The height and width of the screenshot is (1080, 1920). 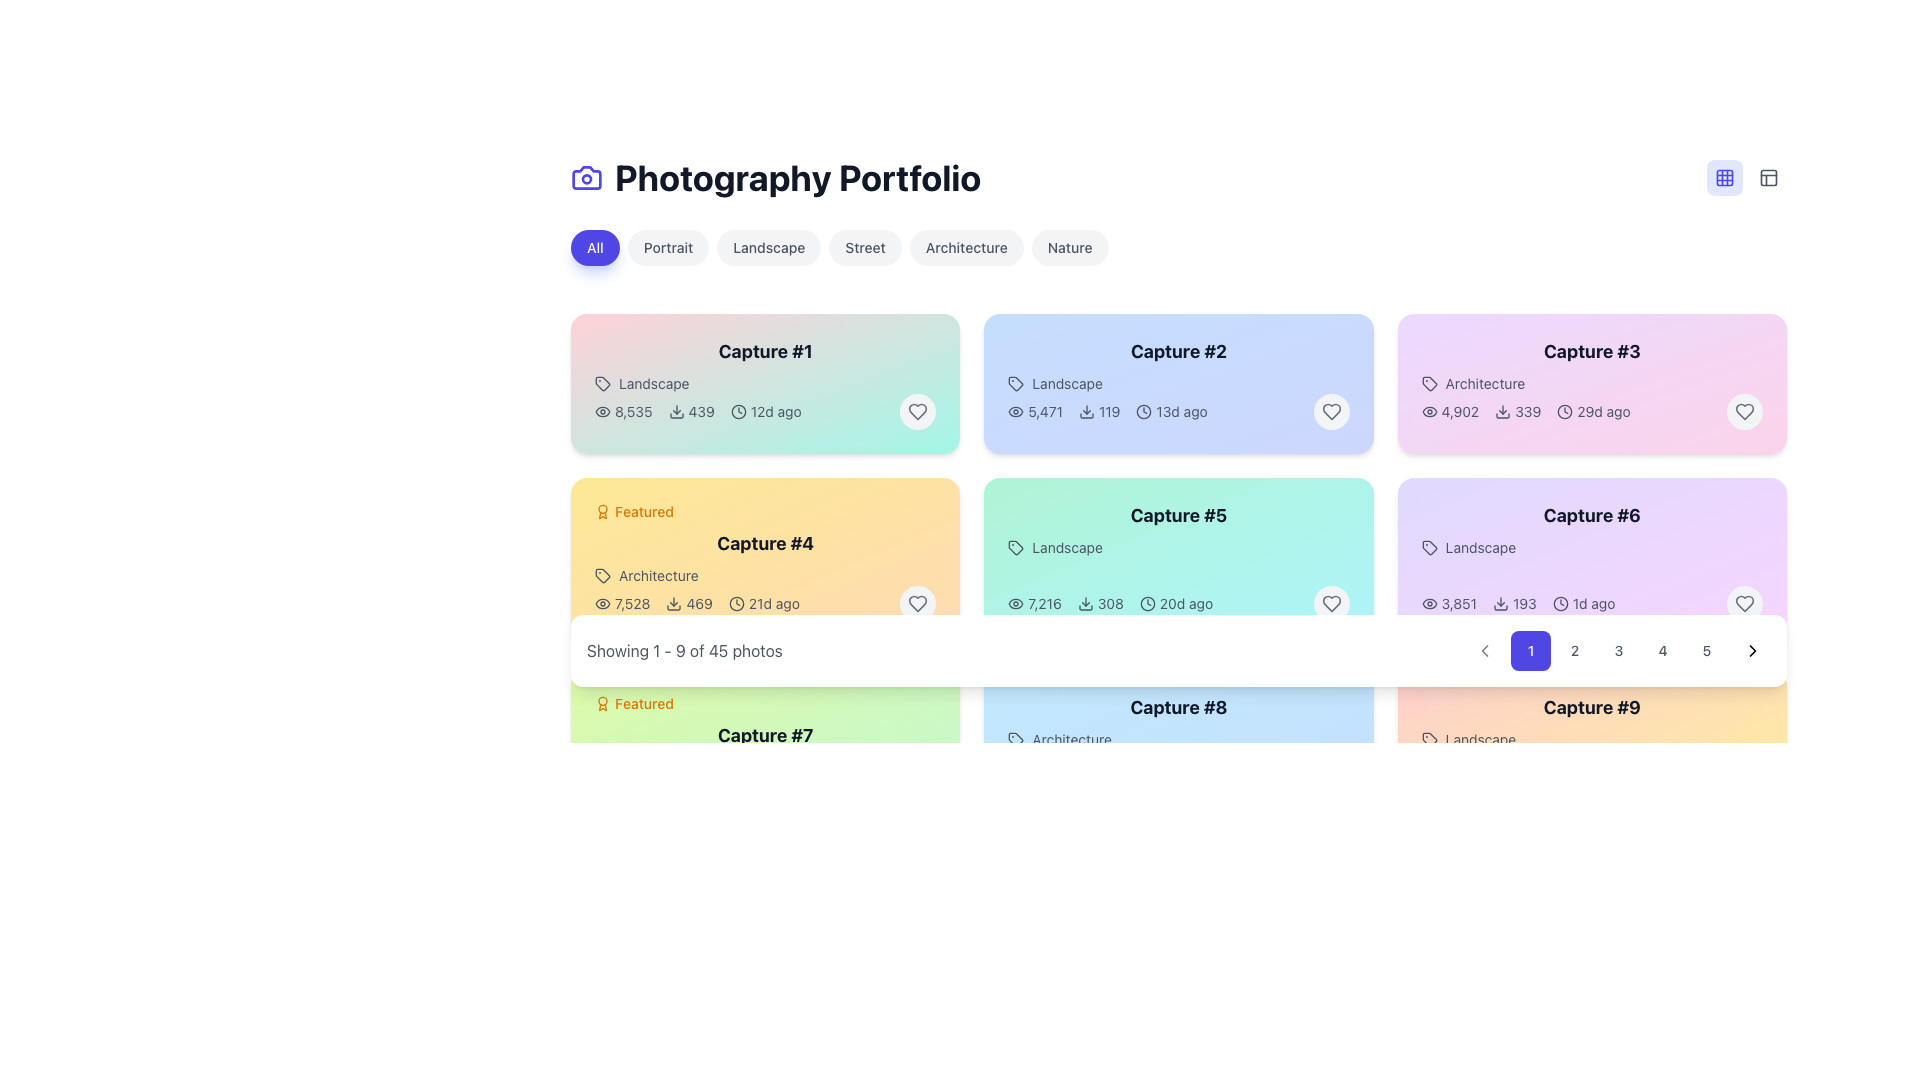 What do you see at coordinates (1179, 411) in the screenshot?
I see `the Informational banner that displays the text '5,47111913d ago', located below the label 'Landscape' in the lower section of the card labeled 'Capture #2'` at bounding box center [1179, 411].